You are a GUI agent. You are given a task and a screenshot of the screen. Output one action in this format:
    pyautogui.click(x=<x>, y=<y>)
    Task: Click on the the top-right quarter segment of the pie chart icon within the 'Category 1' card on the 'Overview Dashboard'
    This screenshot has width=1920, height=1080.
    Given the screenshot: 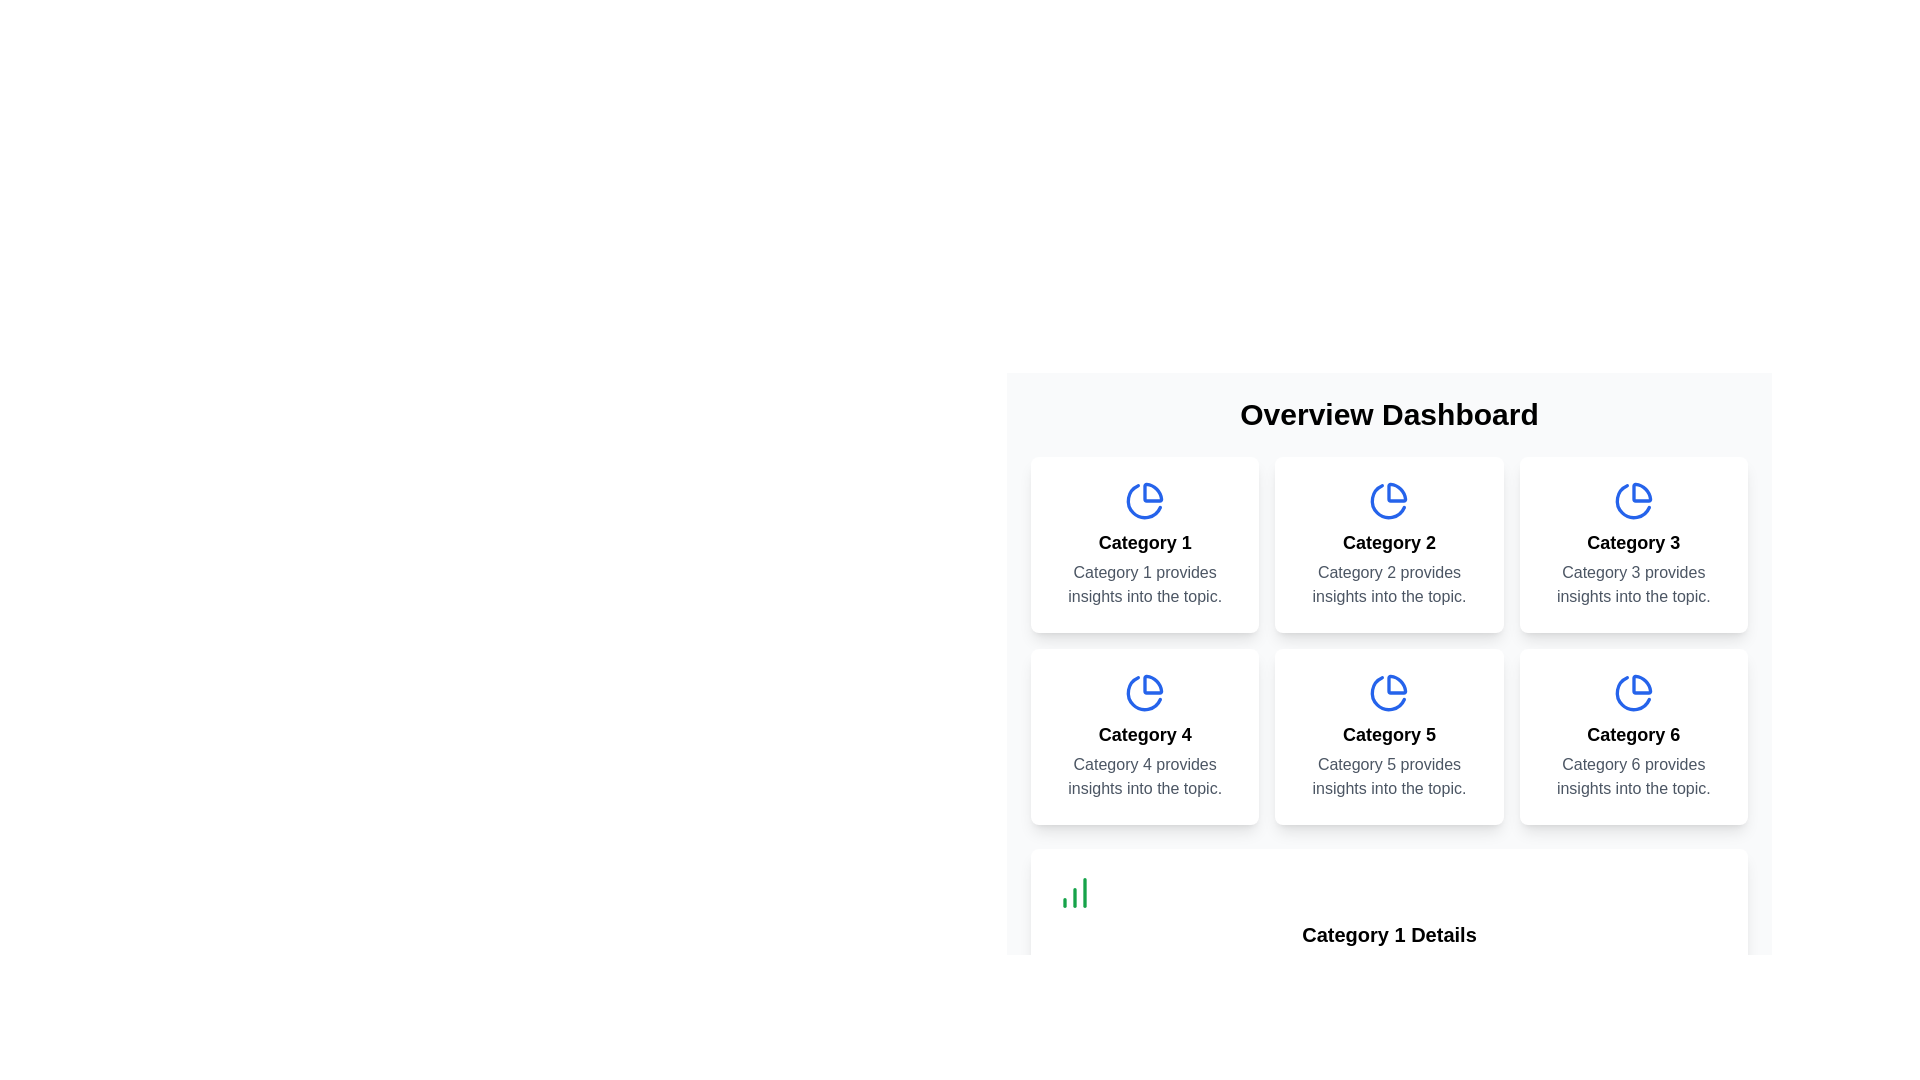 What is the action you would take?
    pyautogui.click(x=1153, y=492)
    